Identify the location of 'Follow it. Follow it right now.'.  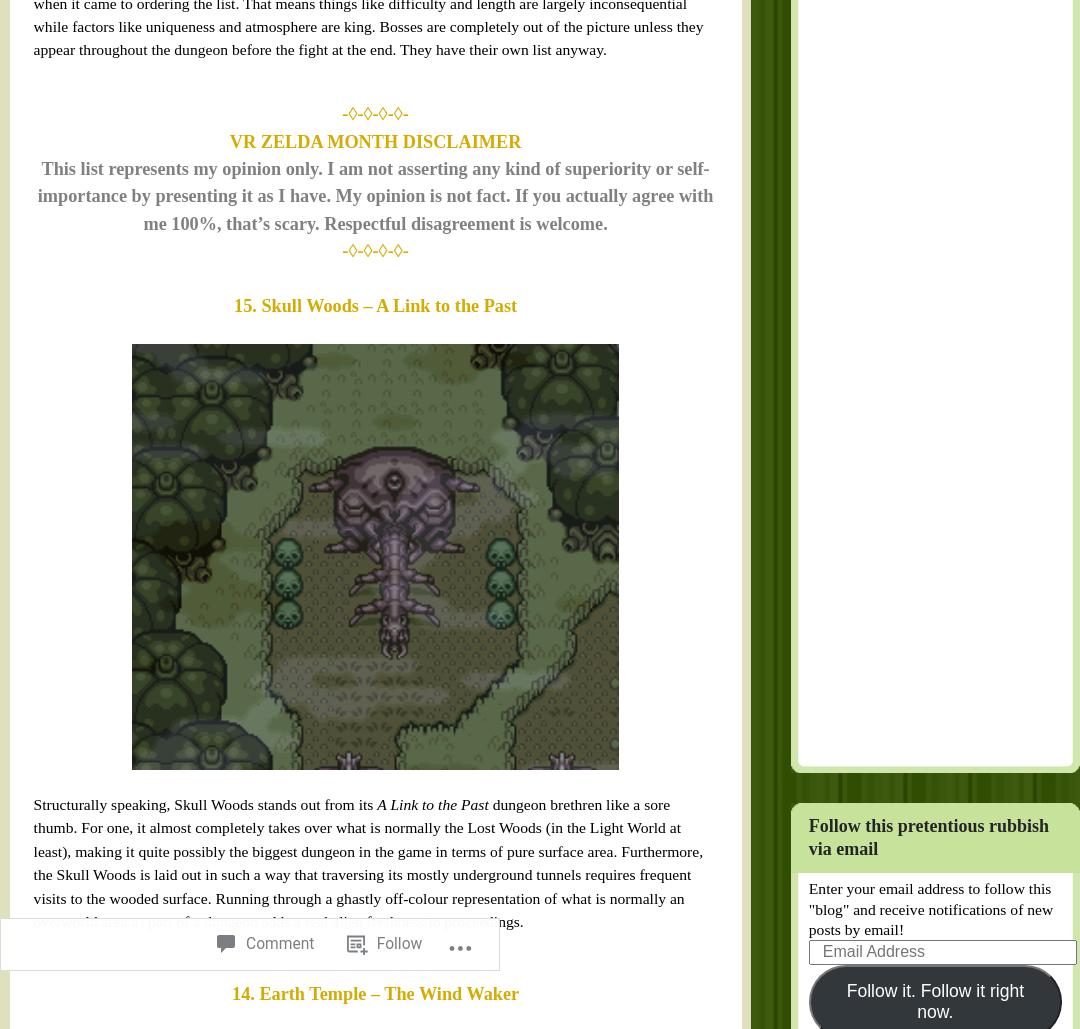
(704, 661).